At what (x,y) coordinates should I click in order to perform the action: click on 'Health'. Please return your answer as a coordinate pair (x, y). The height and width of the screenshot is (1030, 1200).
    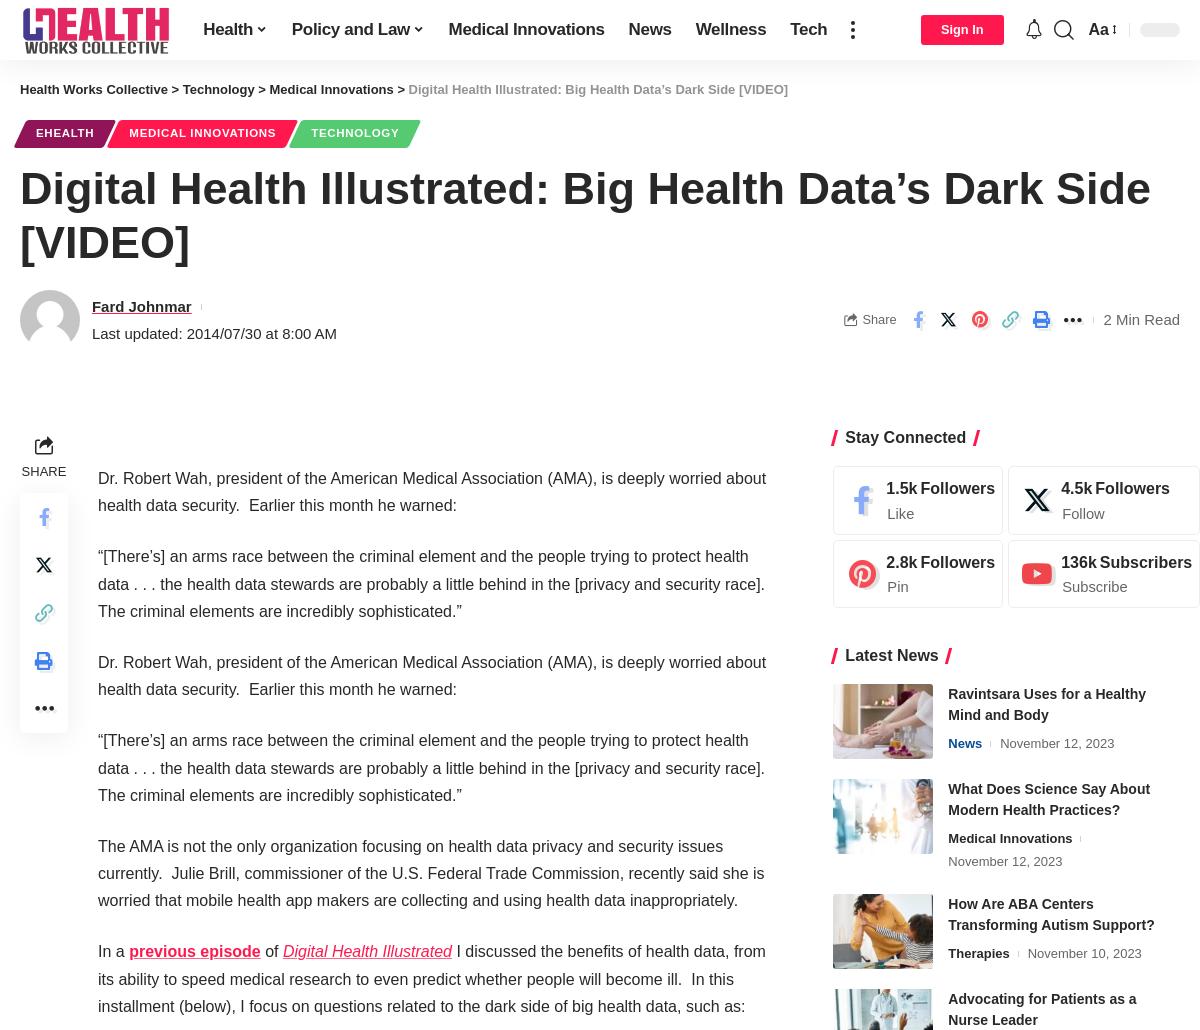
    Looking at the image, I should click on (227, 29).